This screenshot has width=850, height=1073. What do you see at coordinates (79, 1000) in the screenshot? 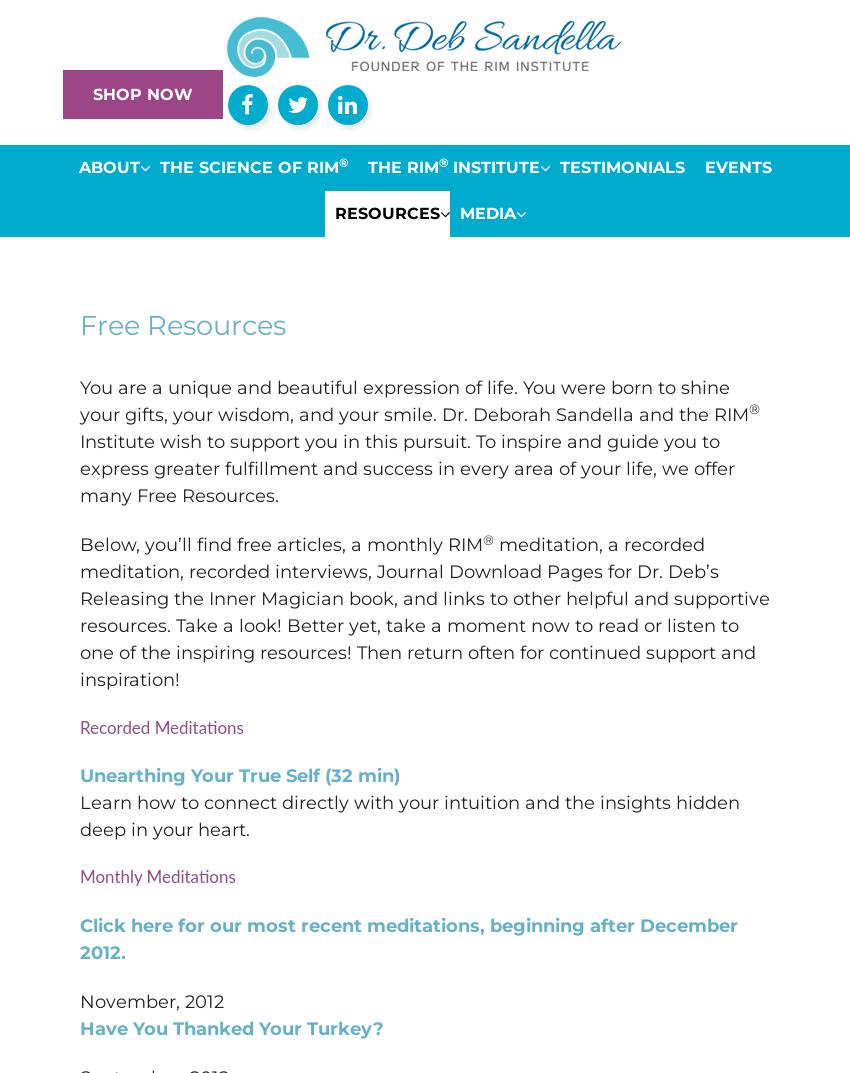
I see `'November, 2012'` at bounding box center [79, 1000].